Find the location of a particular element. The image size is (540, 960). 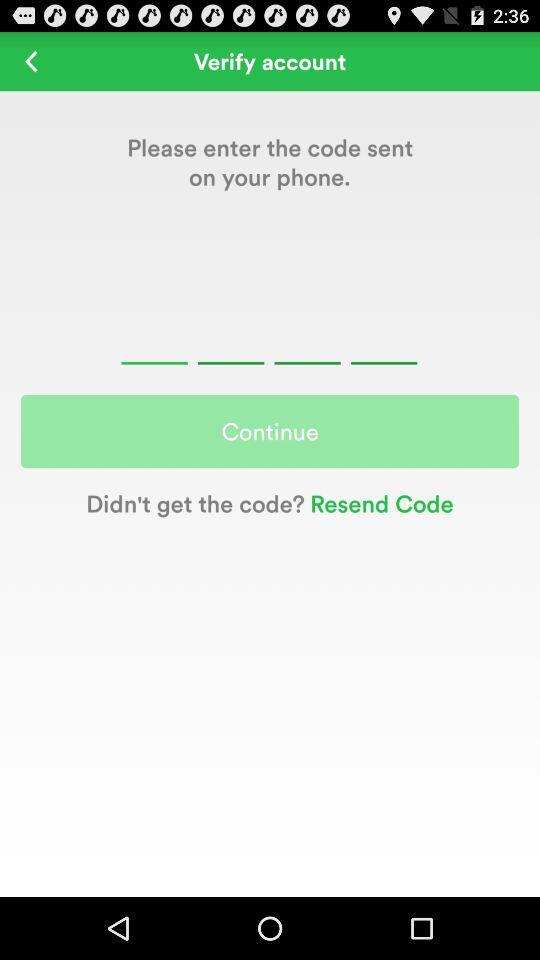

icon next to the verify account icon is located at coordinates (30, 61).